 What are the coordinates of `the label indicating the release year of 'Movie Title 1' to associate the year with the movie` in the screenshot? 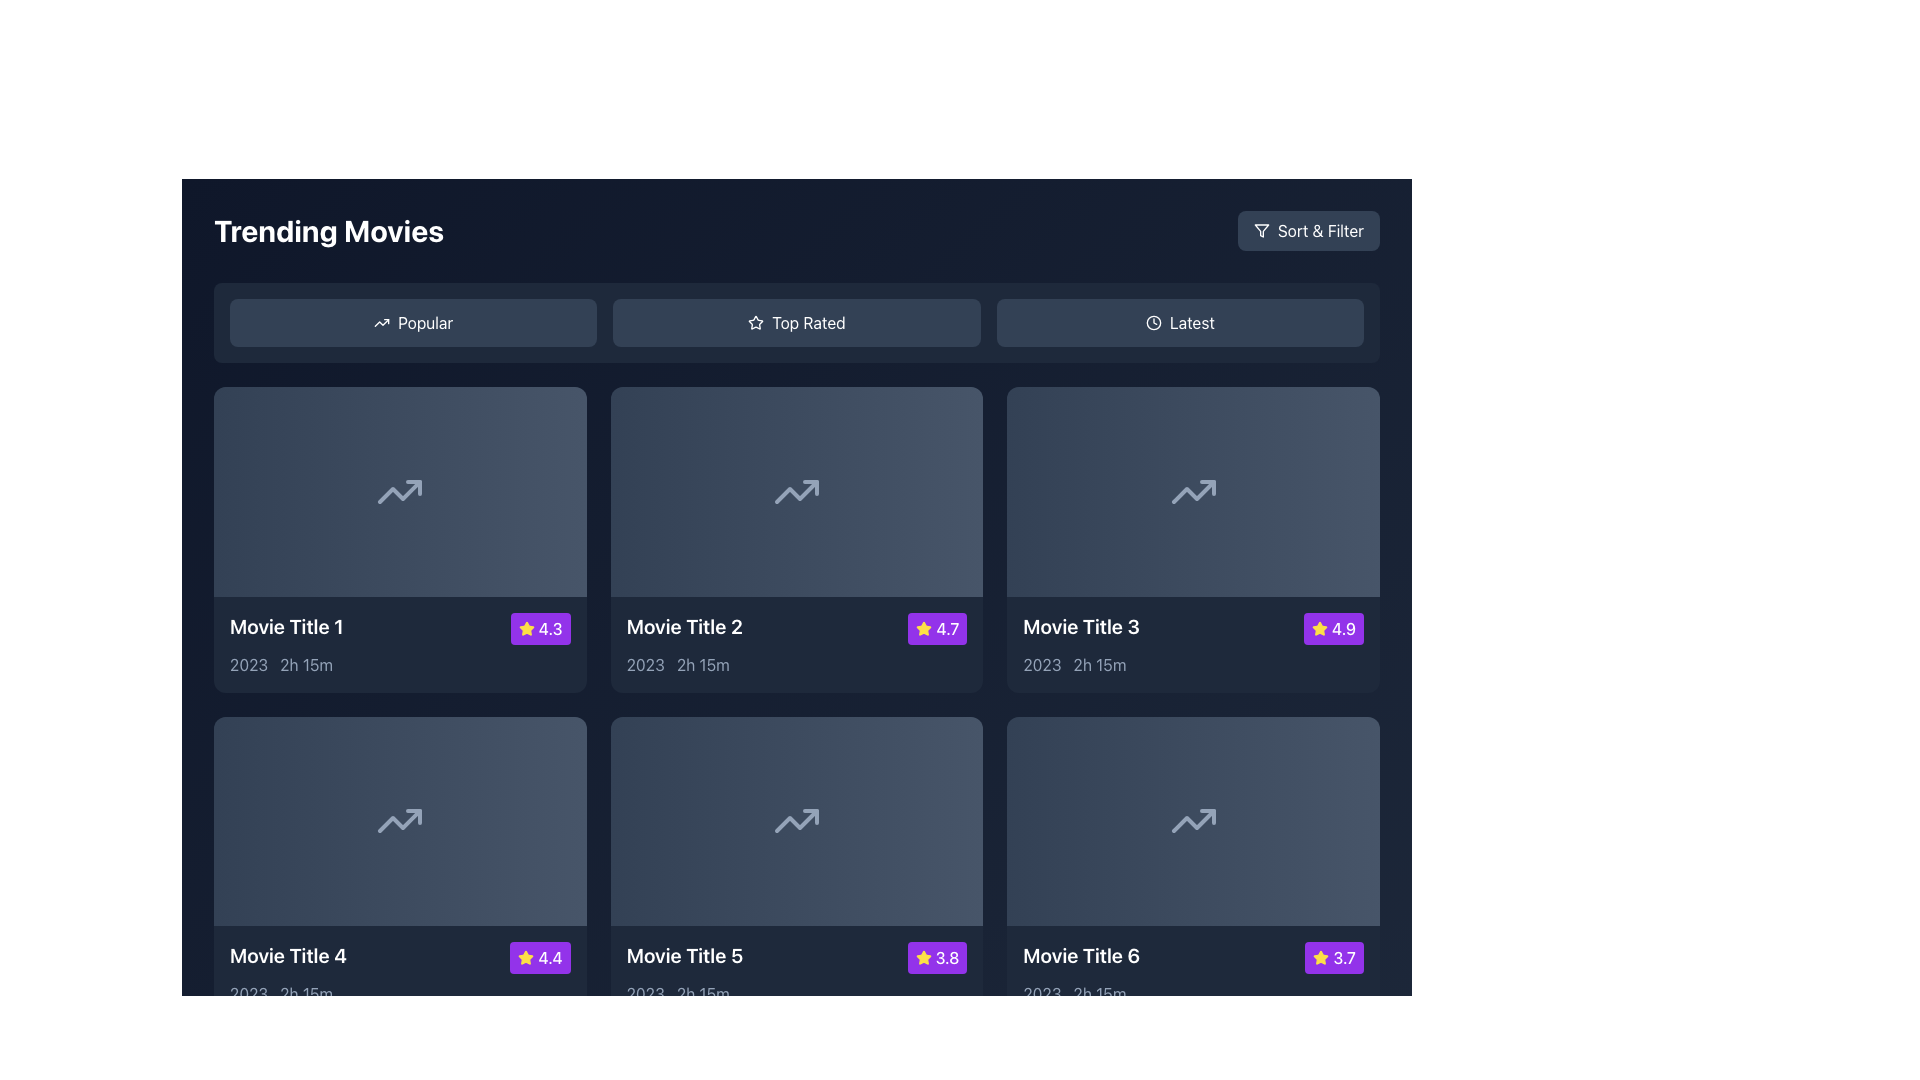 It's located at (248, 664).